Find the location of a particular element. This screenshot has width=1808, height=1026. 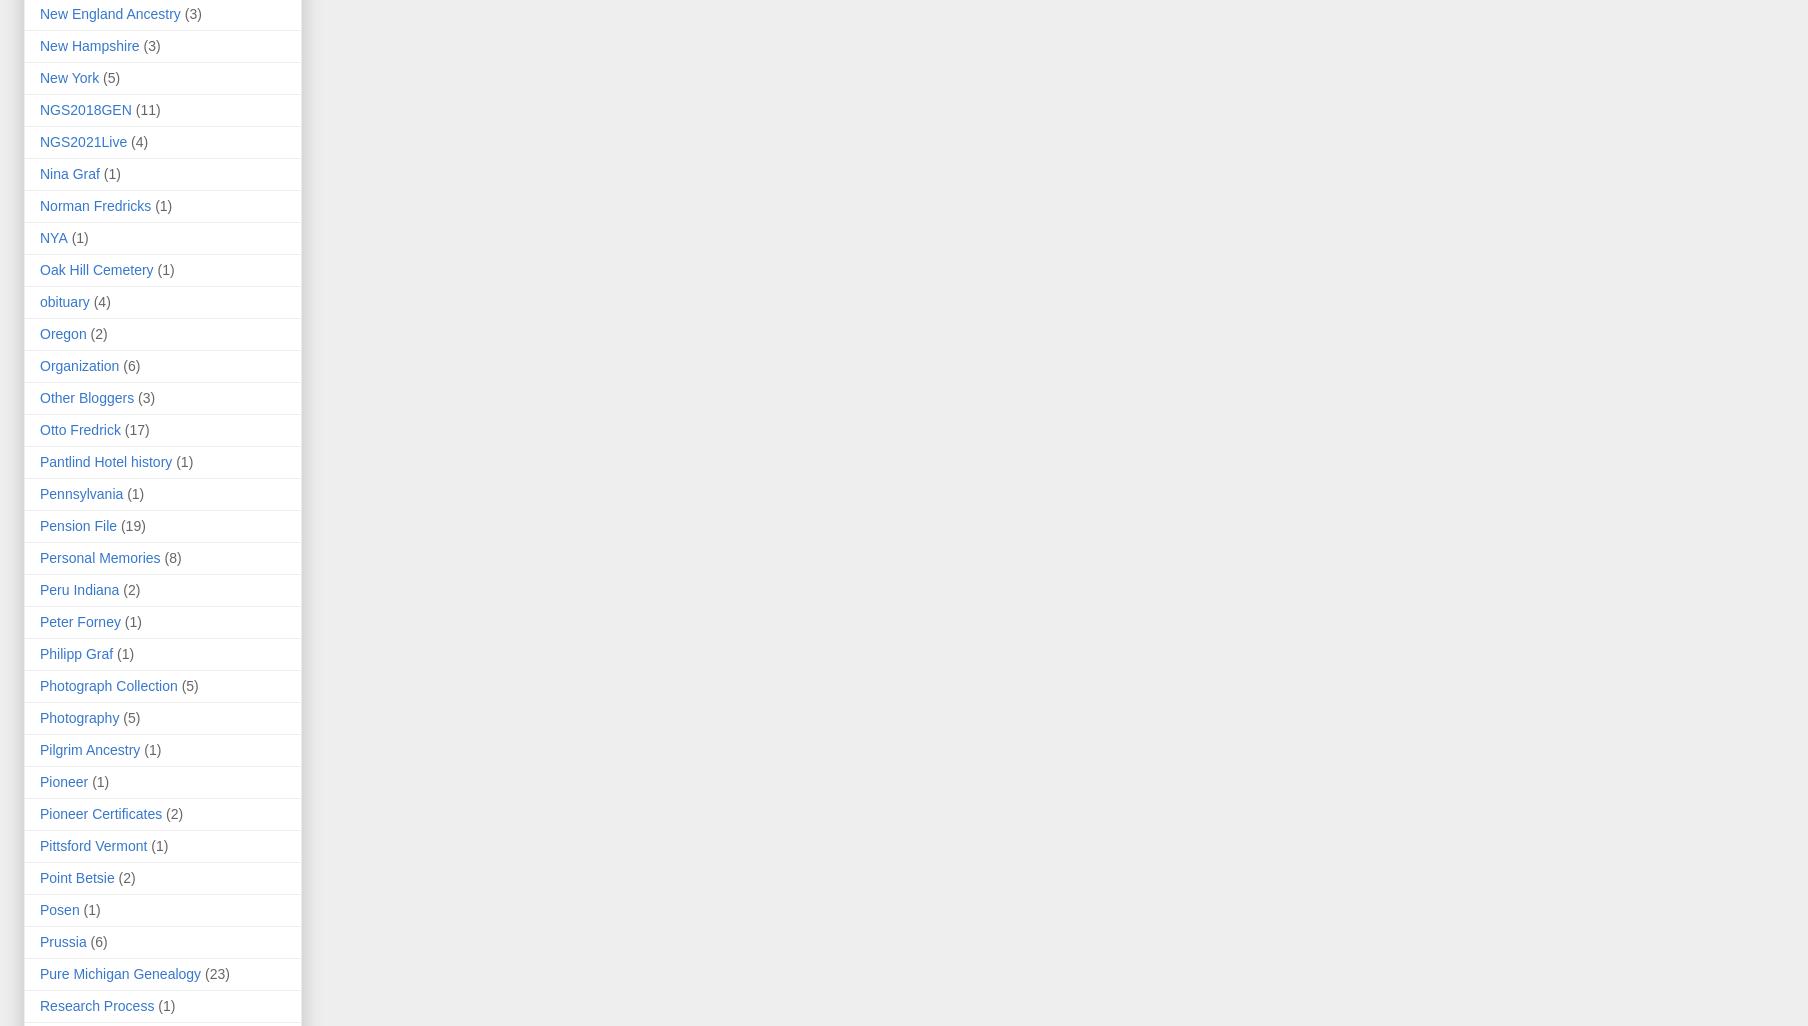

'Other Bloggers' is located at coordinates (85, 396).